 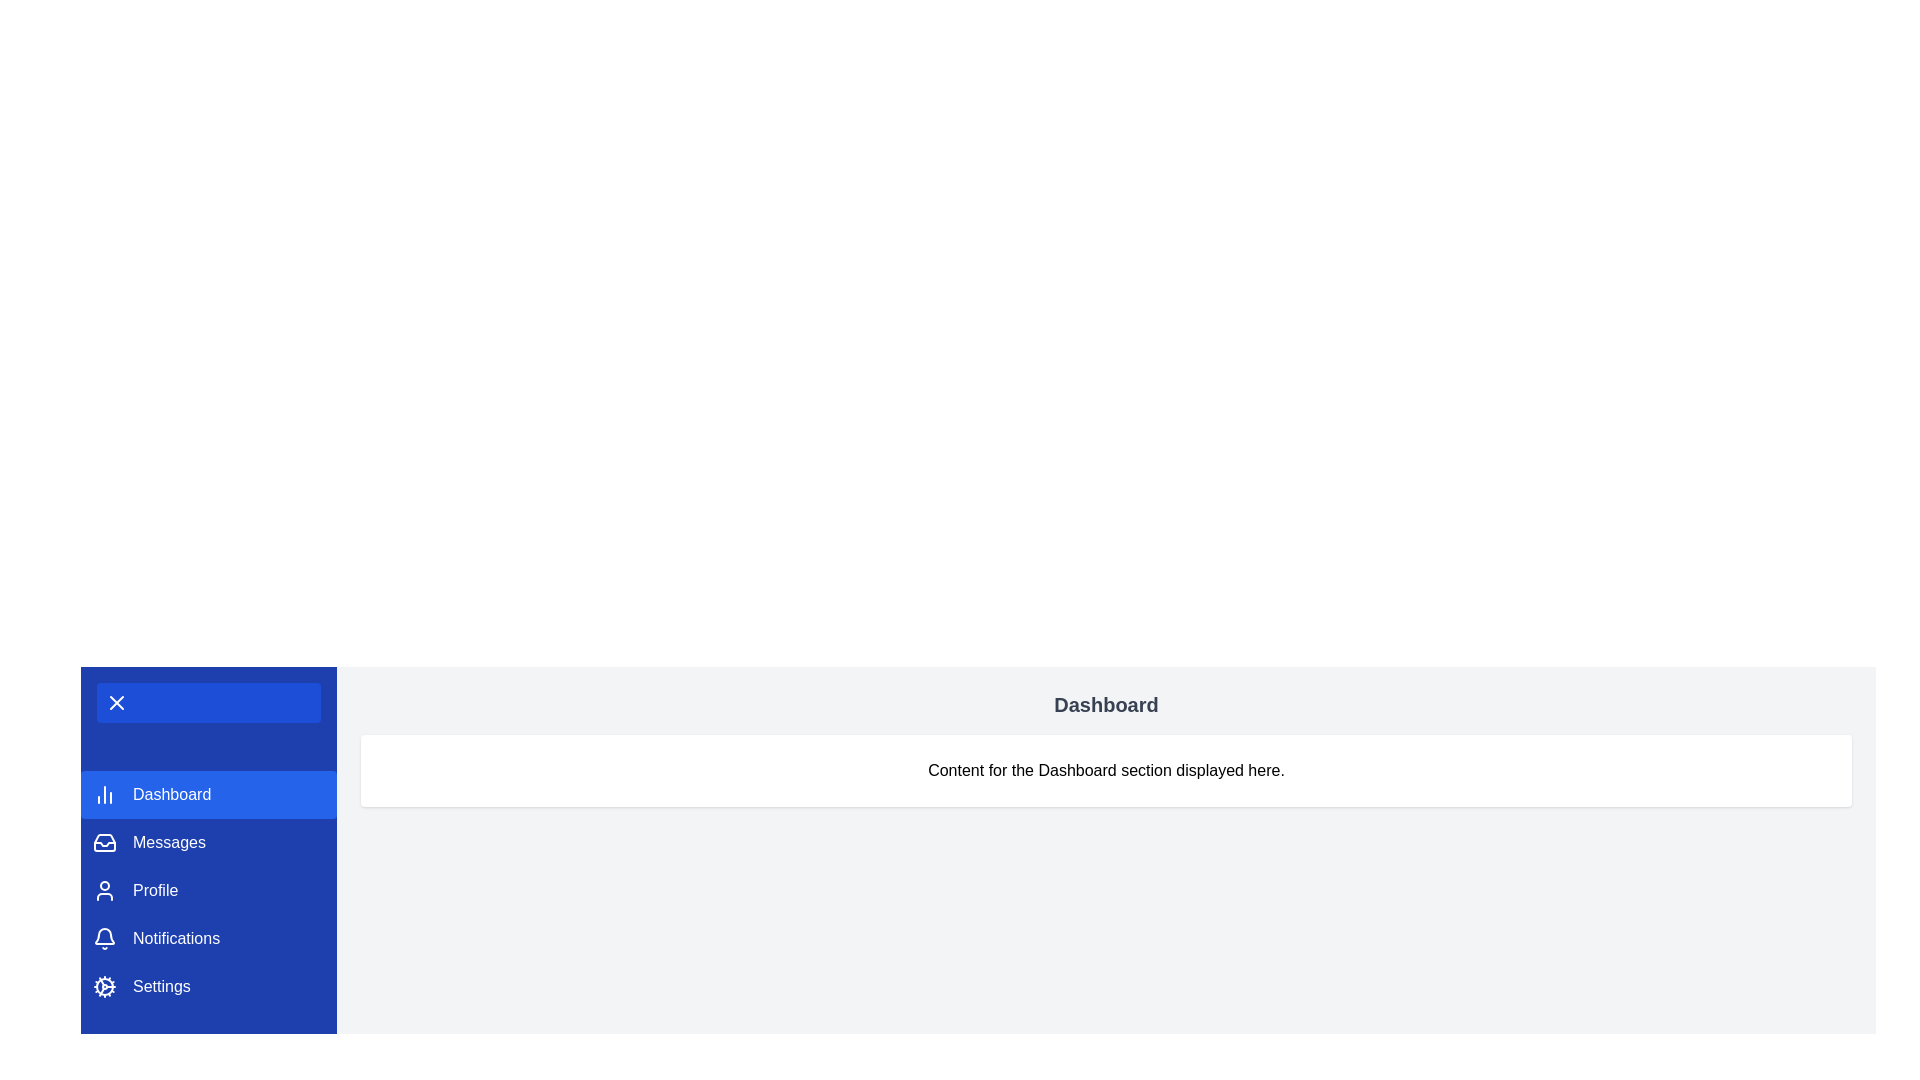 I want to click on the bell icon representing the 'Notifications' feature in the sidebar menu, so click(x=104, y=938).